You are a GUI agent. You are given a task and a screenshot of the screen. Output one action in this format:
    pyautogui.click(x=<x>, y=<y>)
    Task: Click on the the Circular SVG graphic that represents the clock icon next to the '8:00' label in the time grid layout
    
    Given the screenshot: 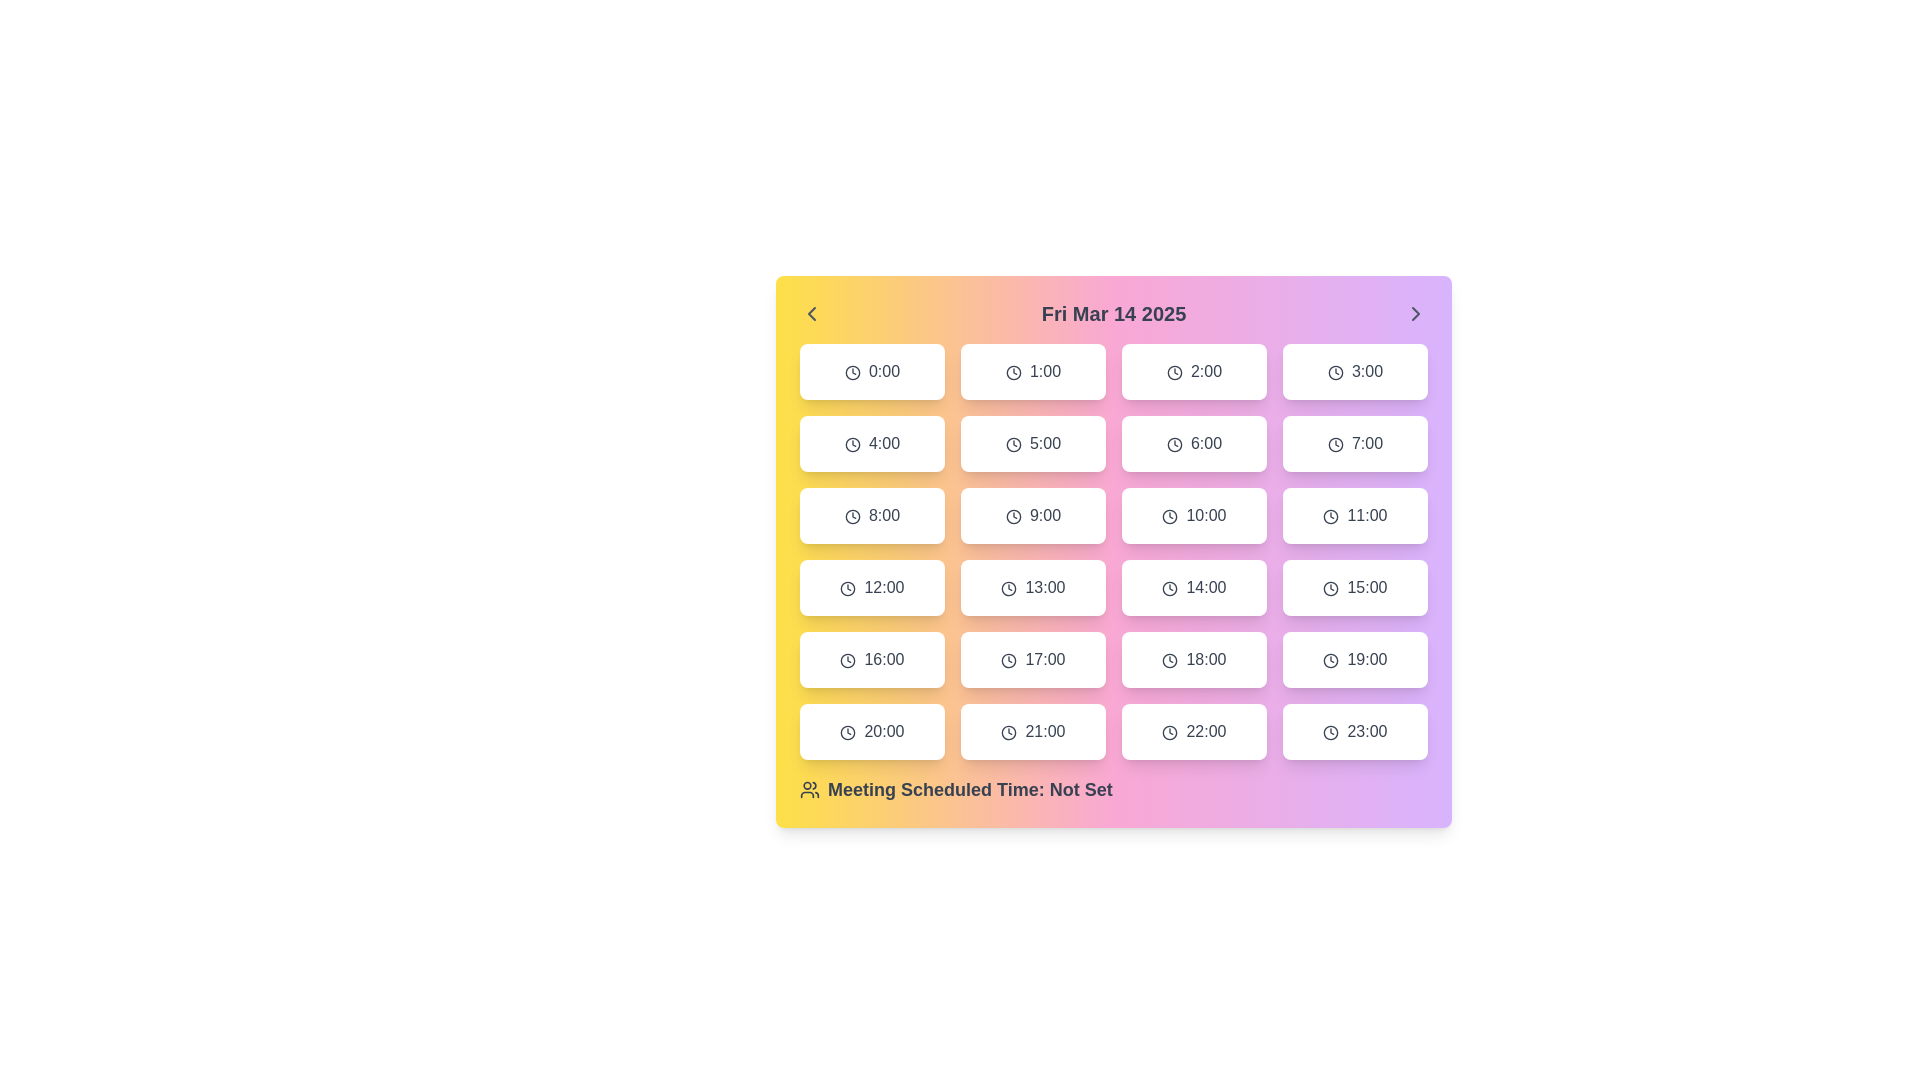 What is the action you would take?
    pyautogui.click(x=852, y=515)
    